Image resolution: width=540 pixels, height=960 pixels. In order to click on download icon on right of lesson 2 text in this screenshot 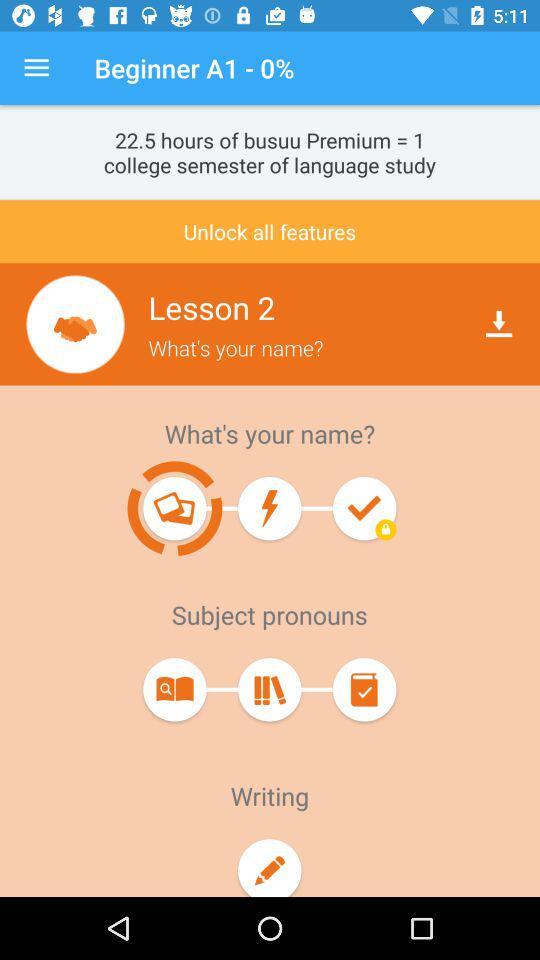, I will do `click(498, 324)`.